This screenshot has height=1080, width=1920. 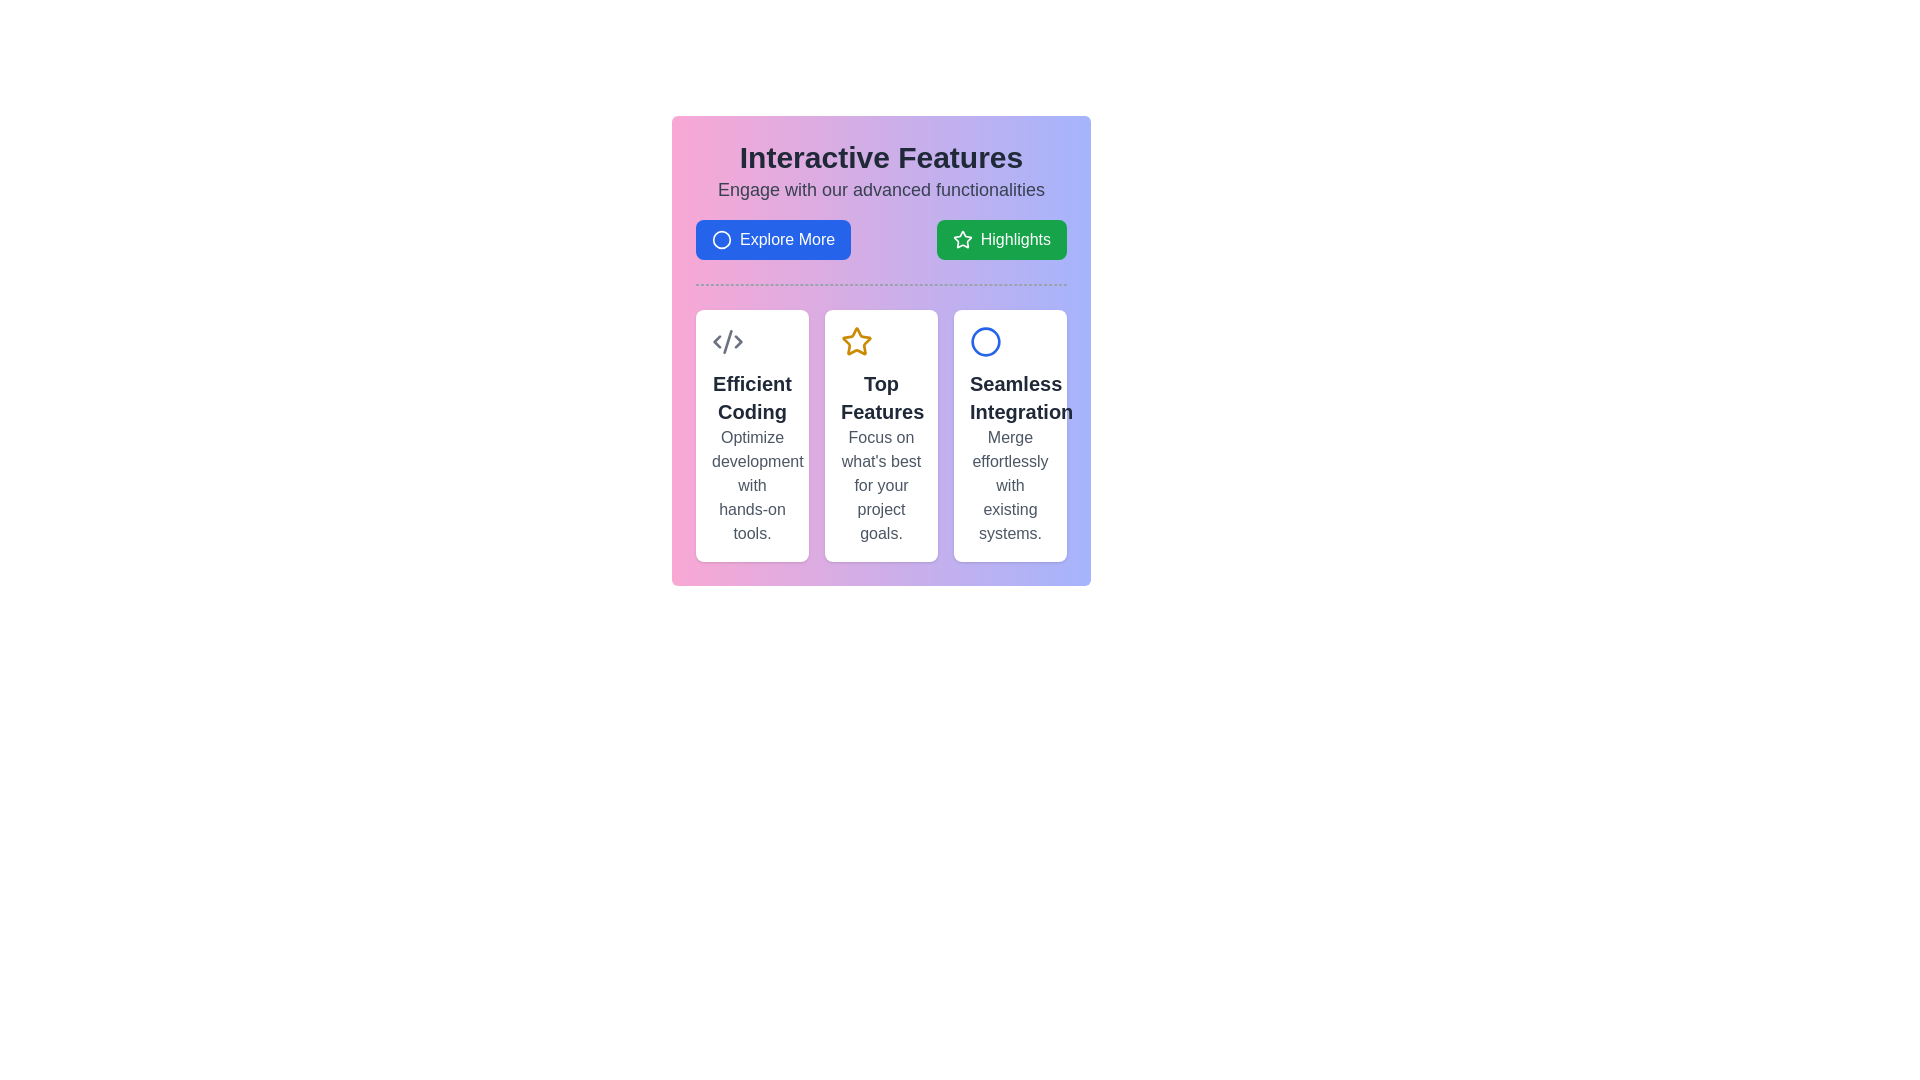 What do you see at coordinates (727, 341) in the screenshot?
I see `the code tag icon '<>' styled with a rounded design, located at the top left corner inside the white card labeled 'Efficient Coding'` at bounding box center [727, 341].